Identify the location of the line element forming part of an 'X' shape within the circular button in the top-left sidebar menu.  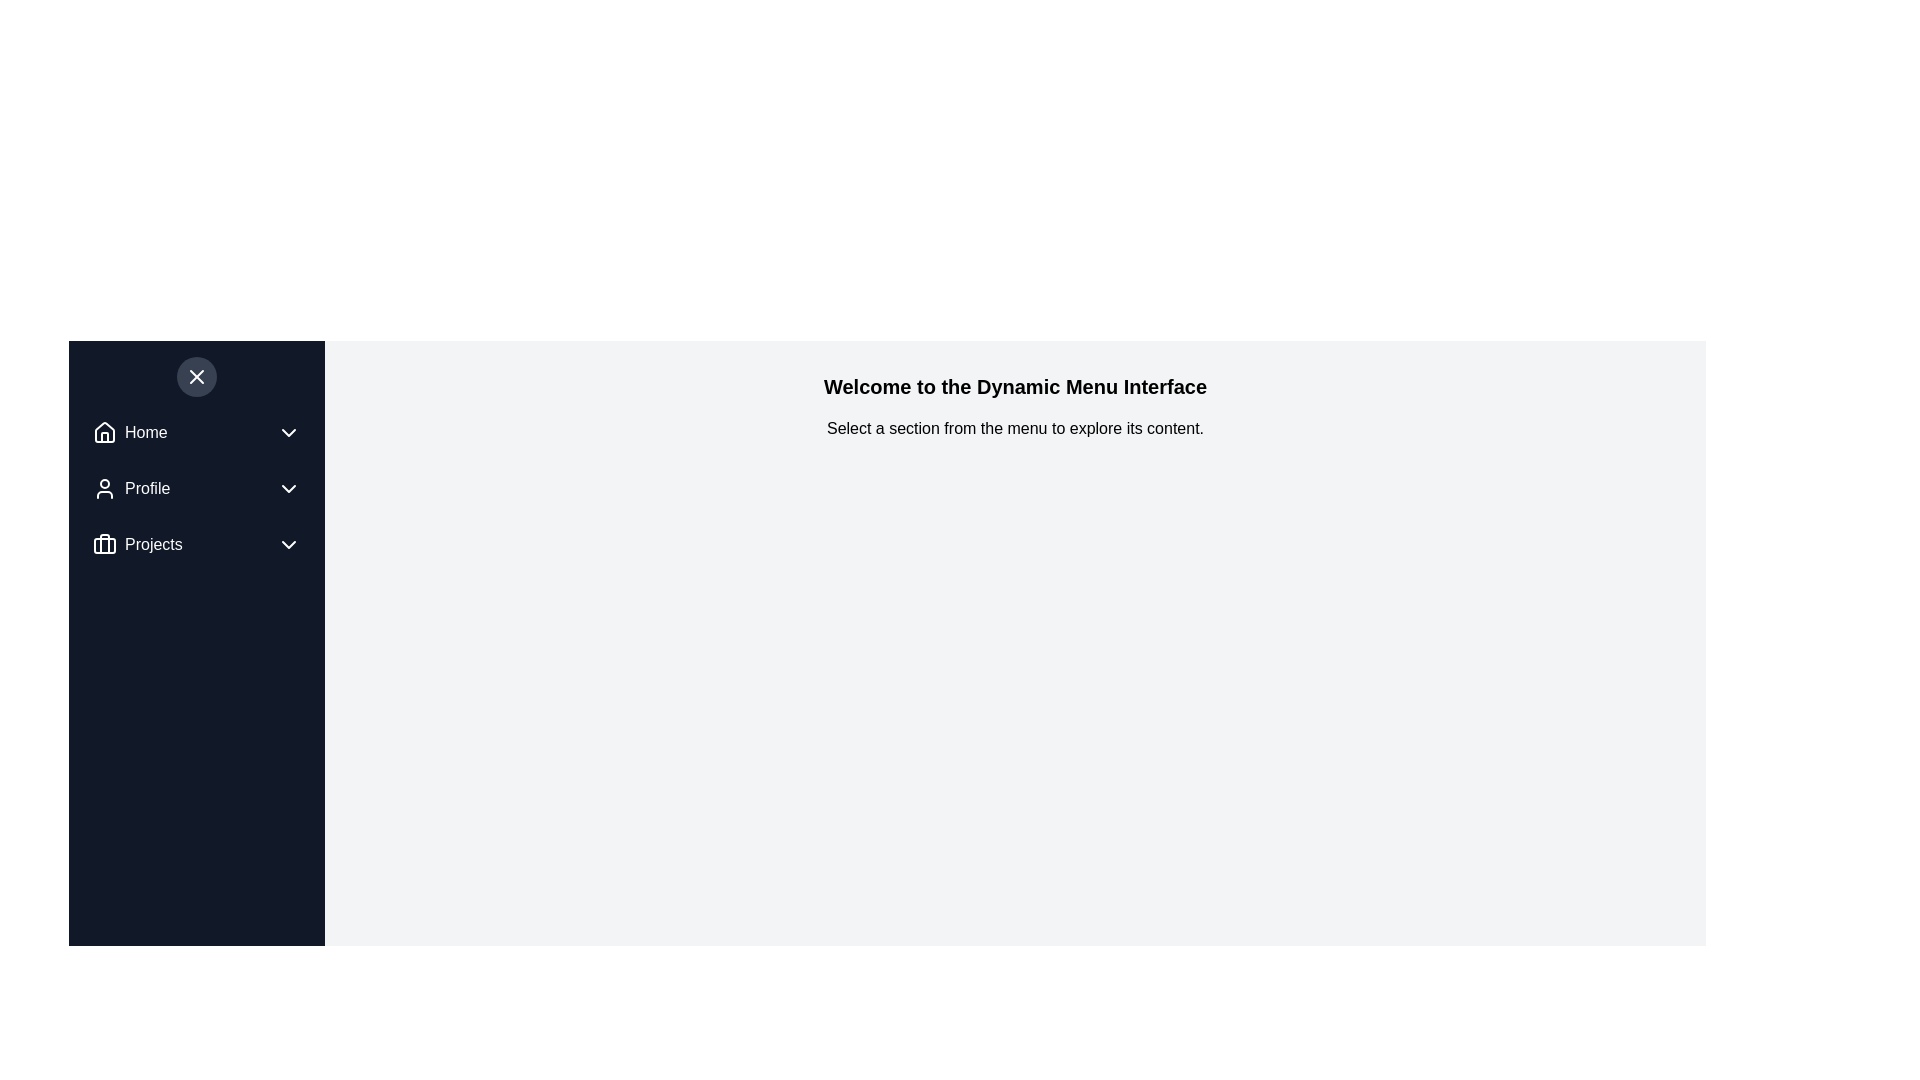
(196, 377).